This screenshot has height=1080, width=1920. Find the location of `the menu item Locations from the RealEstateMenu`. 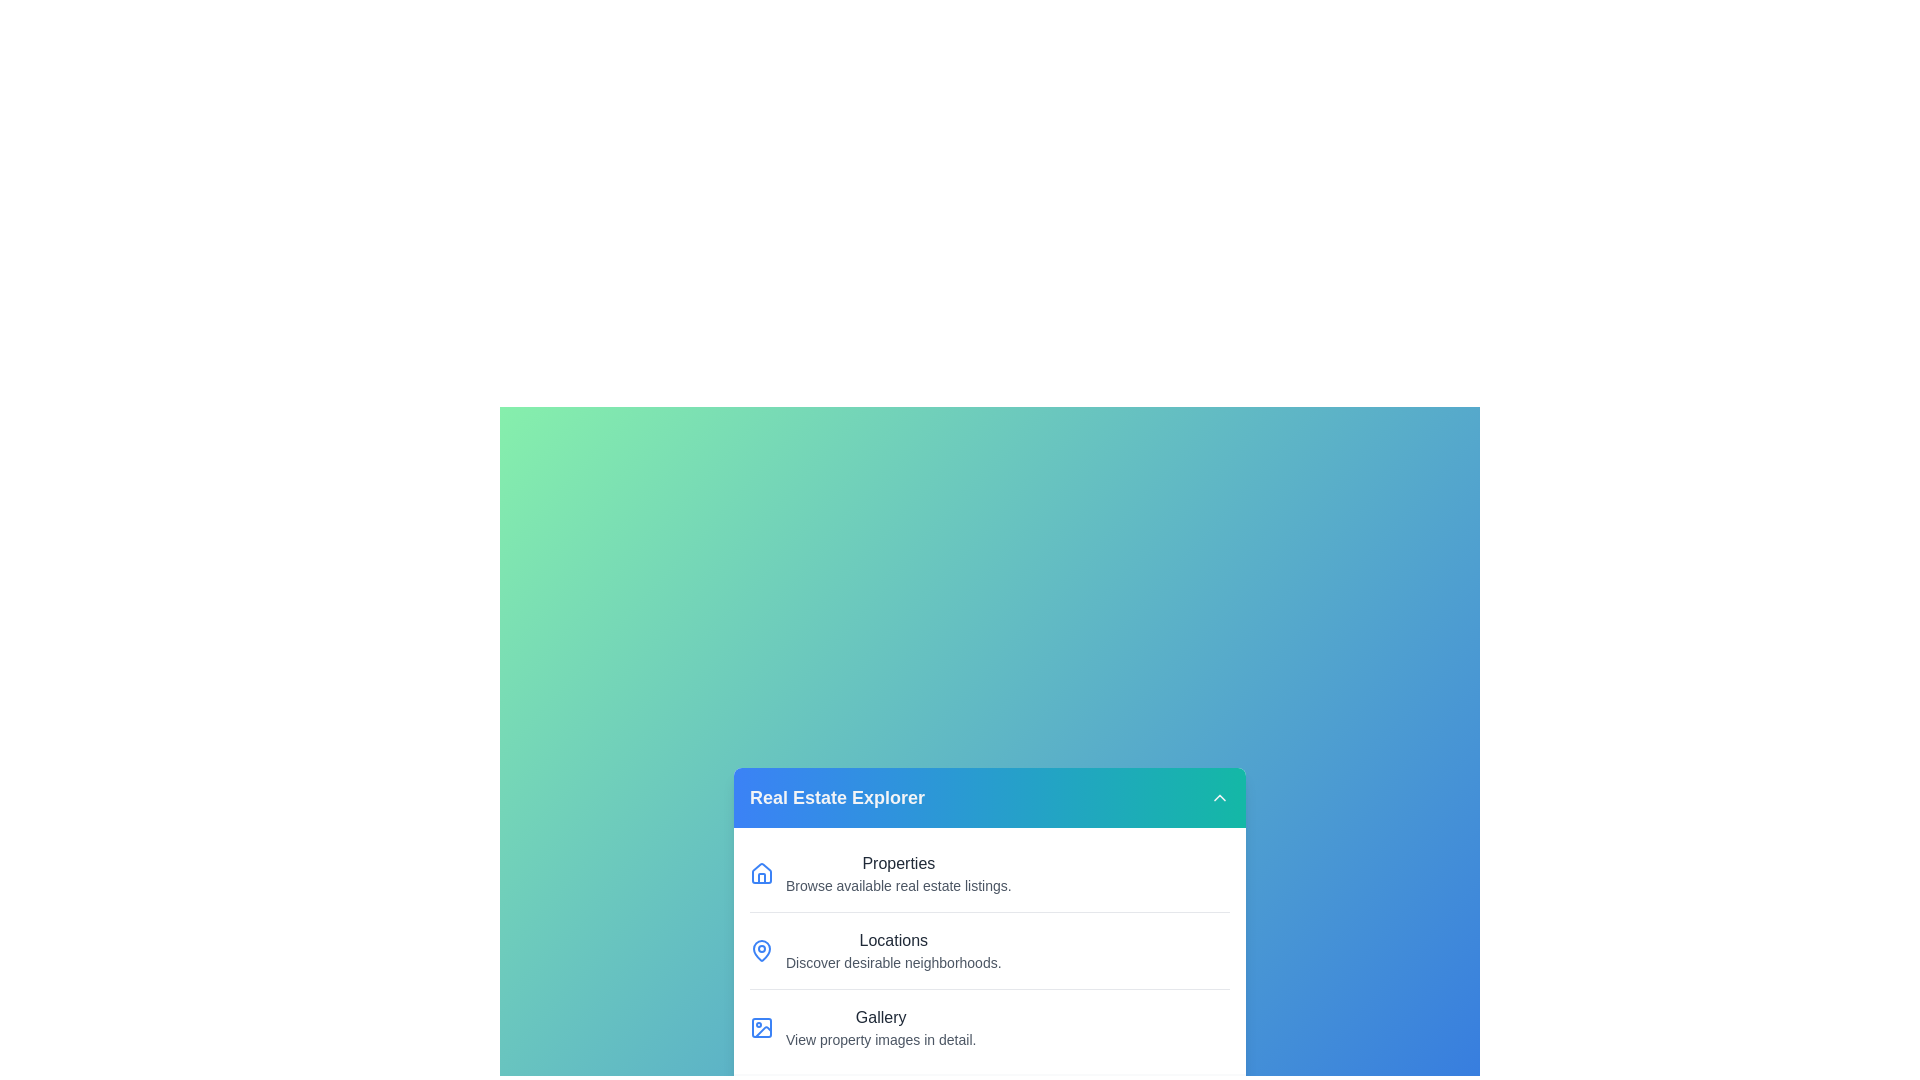

the menu item Locations from the RealEstateMenu is located at coordinates (989, 949).